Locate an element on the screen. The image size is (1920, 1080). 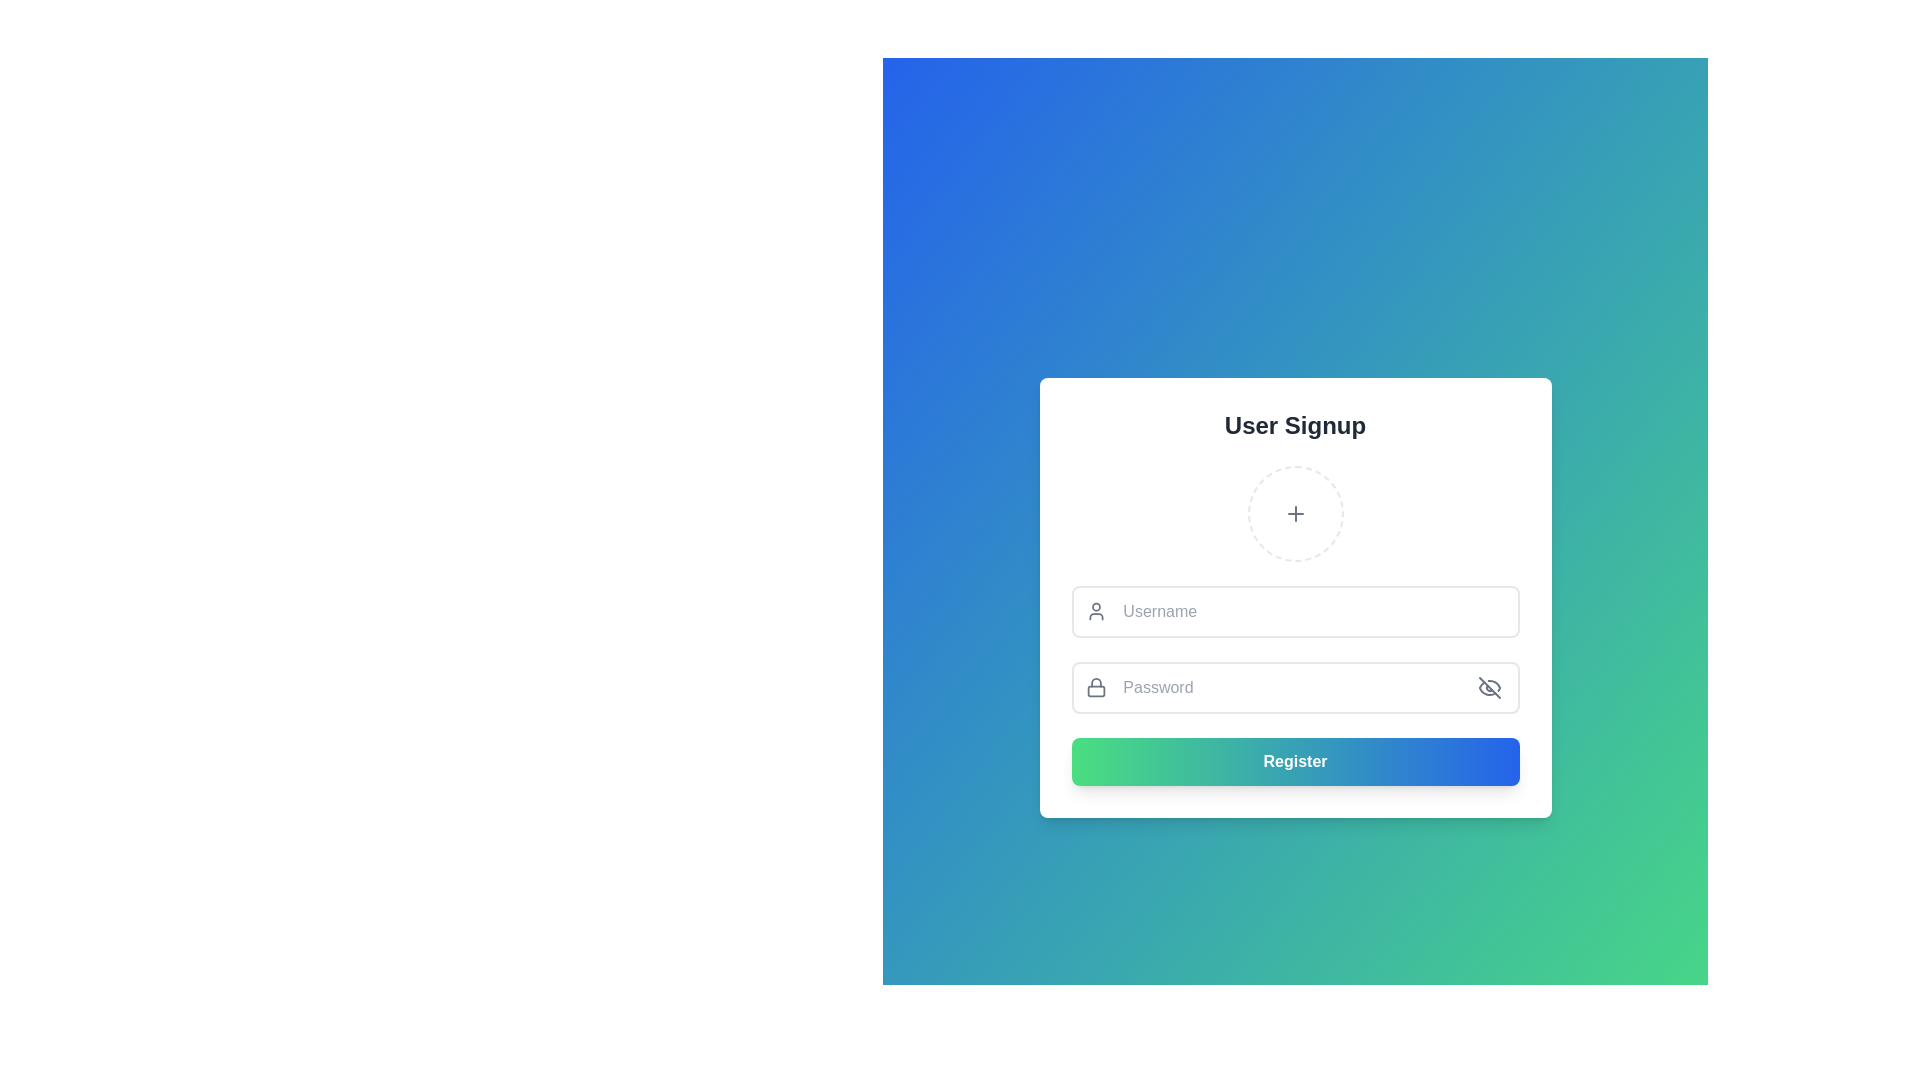
the static text label at the top of the signup form, which serves as the title for the form is located at coordinates (1295, 424).